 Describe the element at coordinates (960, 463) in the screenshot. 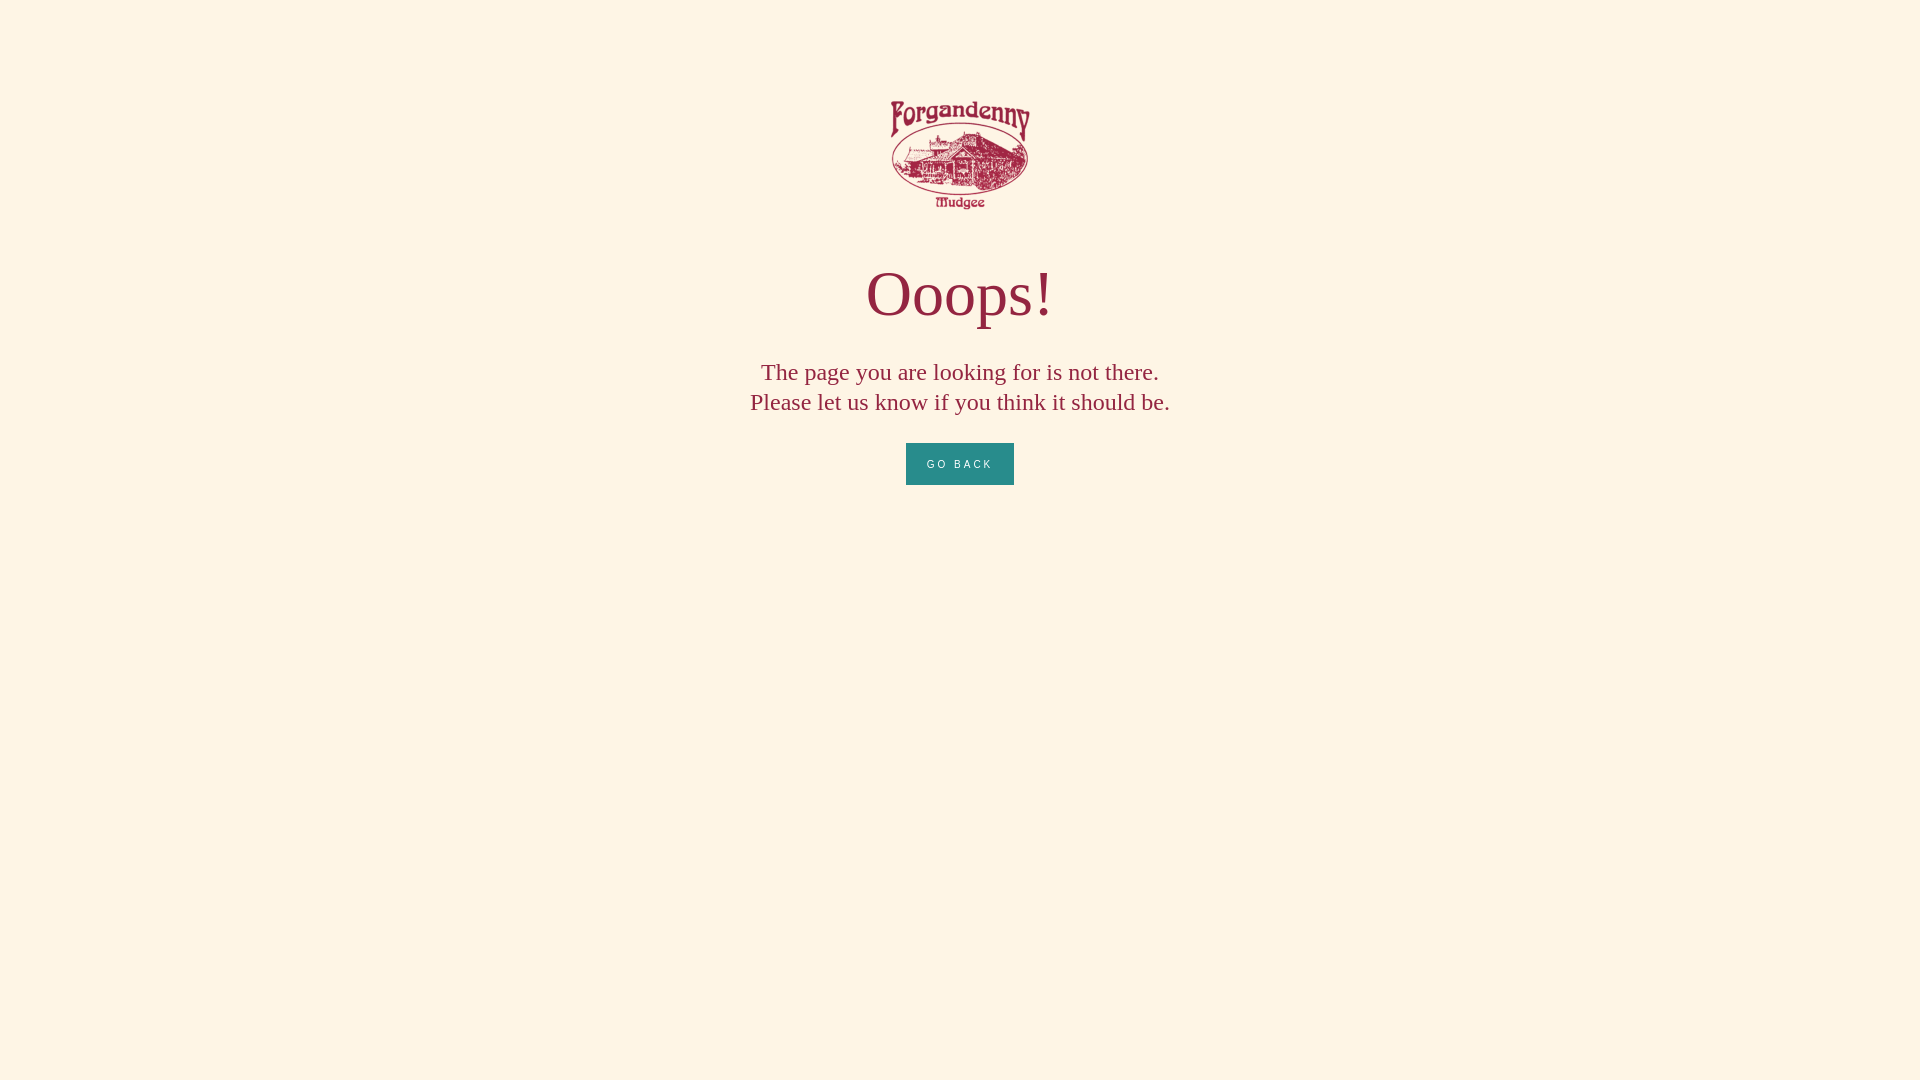

I see `'GO BACK'` at that location.